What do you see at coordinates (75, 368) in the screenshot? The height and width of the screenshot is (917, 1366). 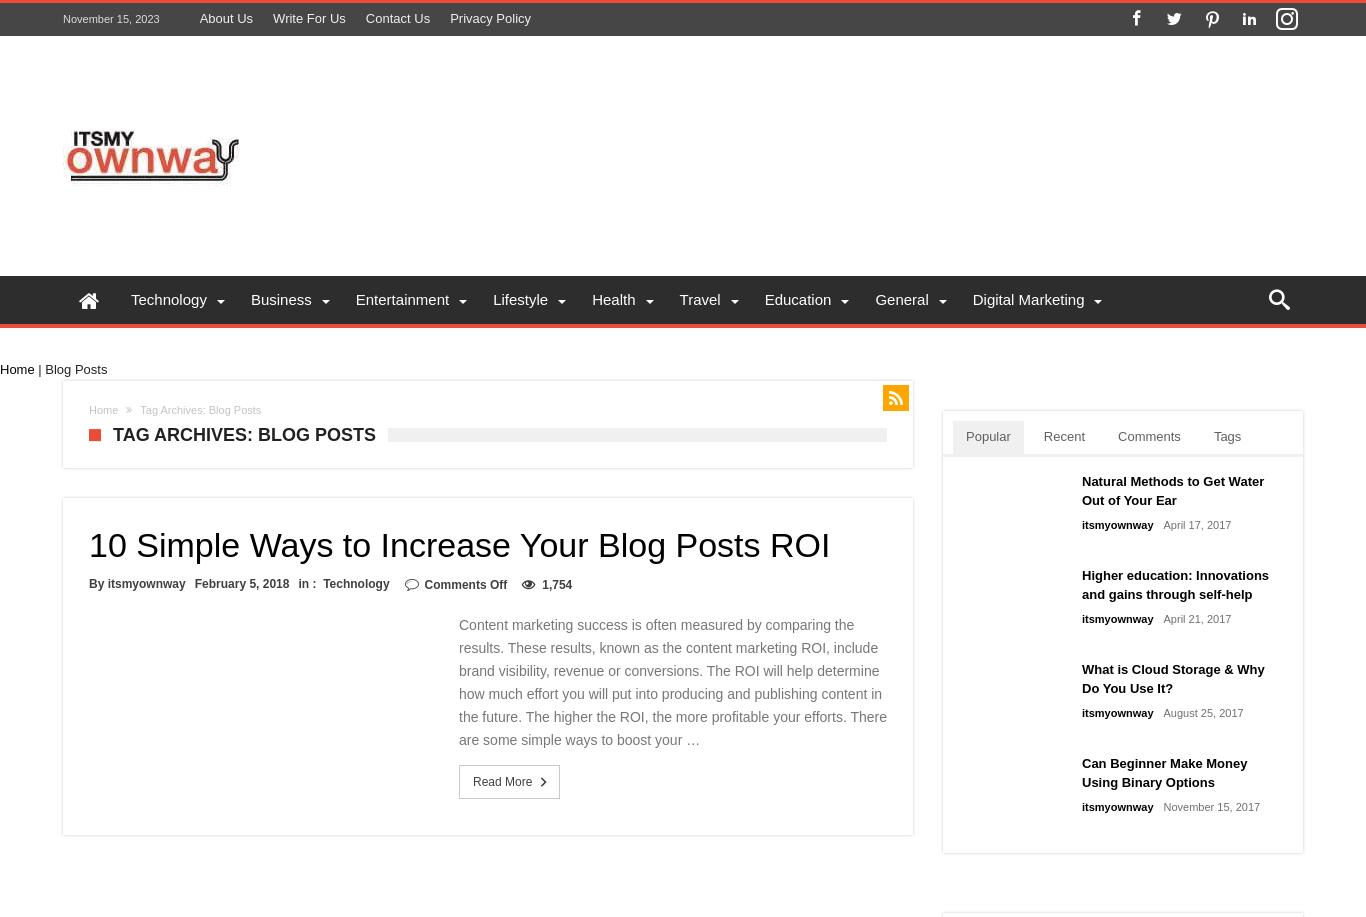 I see `'Blog Posts'` at bounding box center [75, 368].